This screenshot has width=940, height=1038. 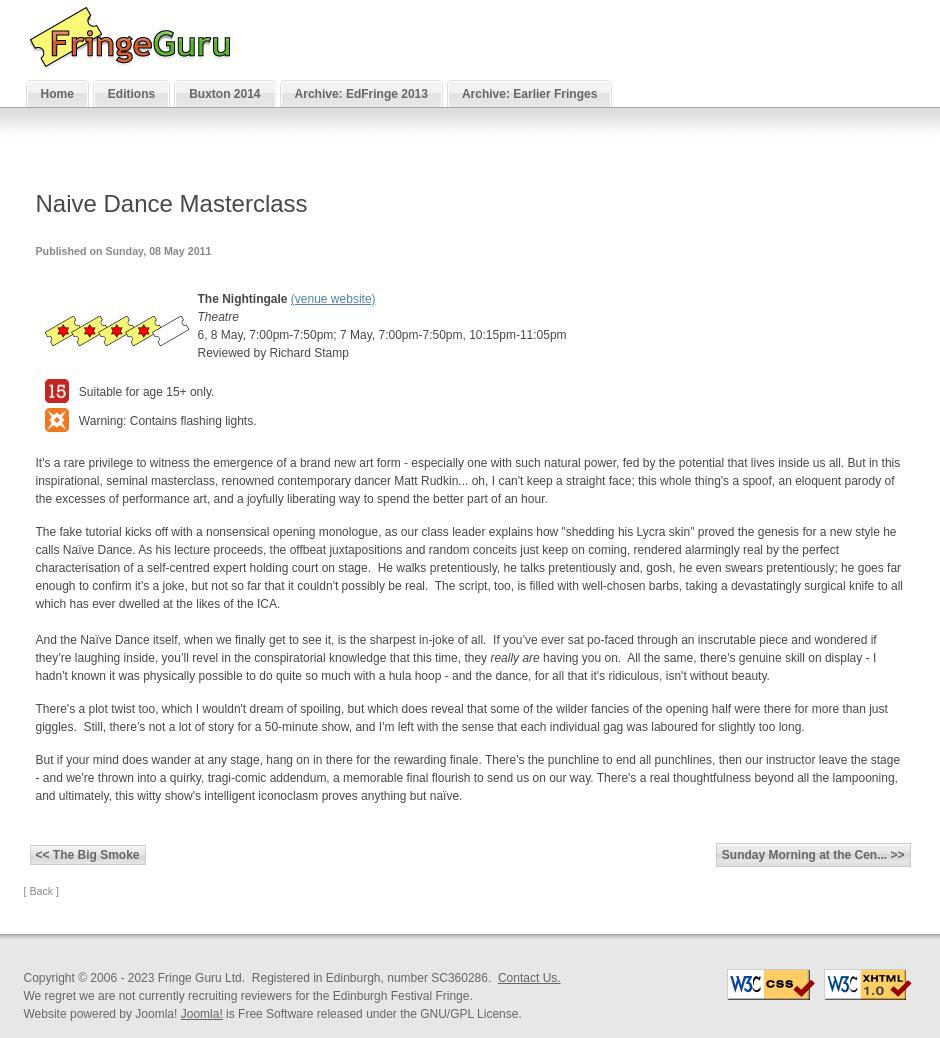 What do you see at coordinates (466, 481) in the screenshot?
I see `'It's a rare privilege to witness the emergence of a brand new art form - especially one with such natural power, fed by the potential that lives inside us all. But in this inspirational, seminal masterclass, renowned contemporary dancer Matt Rudkin... oh, I can't keep a straight face; this whole thing's a spoof, an eloquent parody of the excesses of performance art, and a joyfully liberating way to spend the better part of an hour.'` at bounding box center [466, 481].